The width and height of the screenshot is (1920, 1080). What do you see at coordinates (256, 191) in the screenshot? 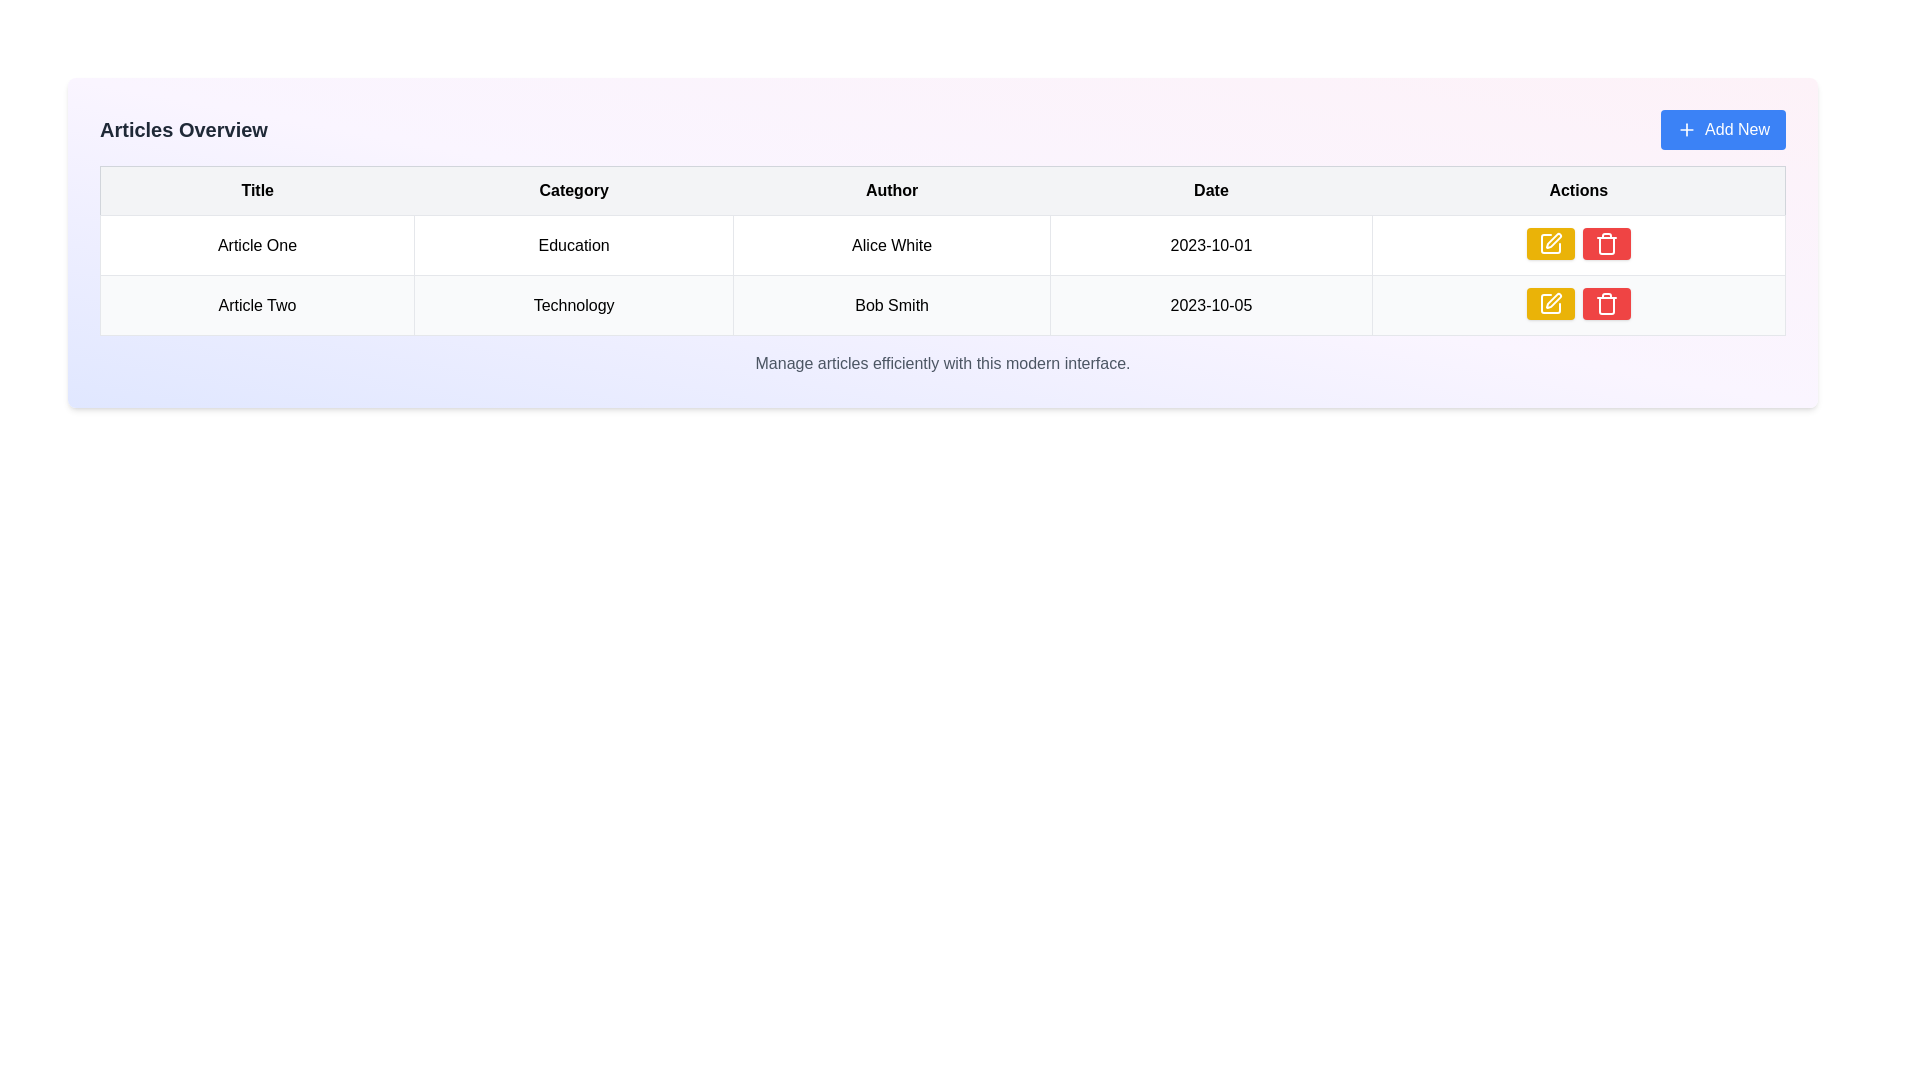
I see `the 'Title' column header cell` at bounding box center [256, 191].